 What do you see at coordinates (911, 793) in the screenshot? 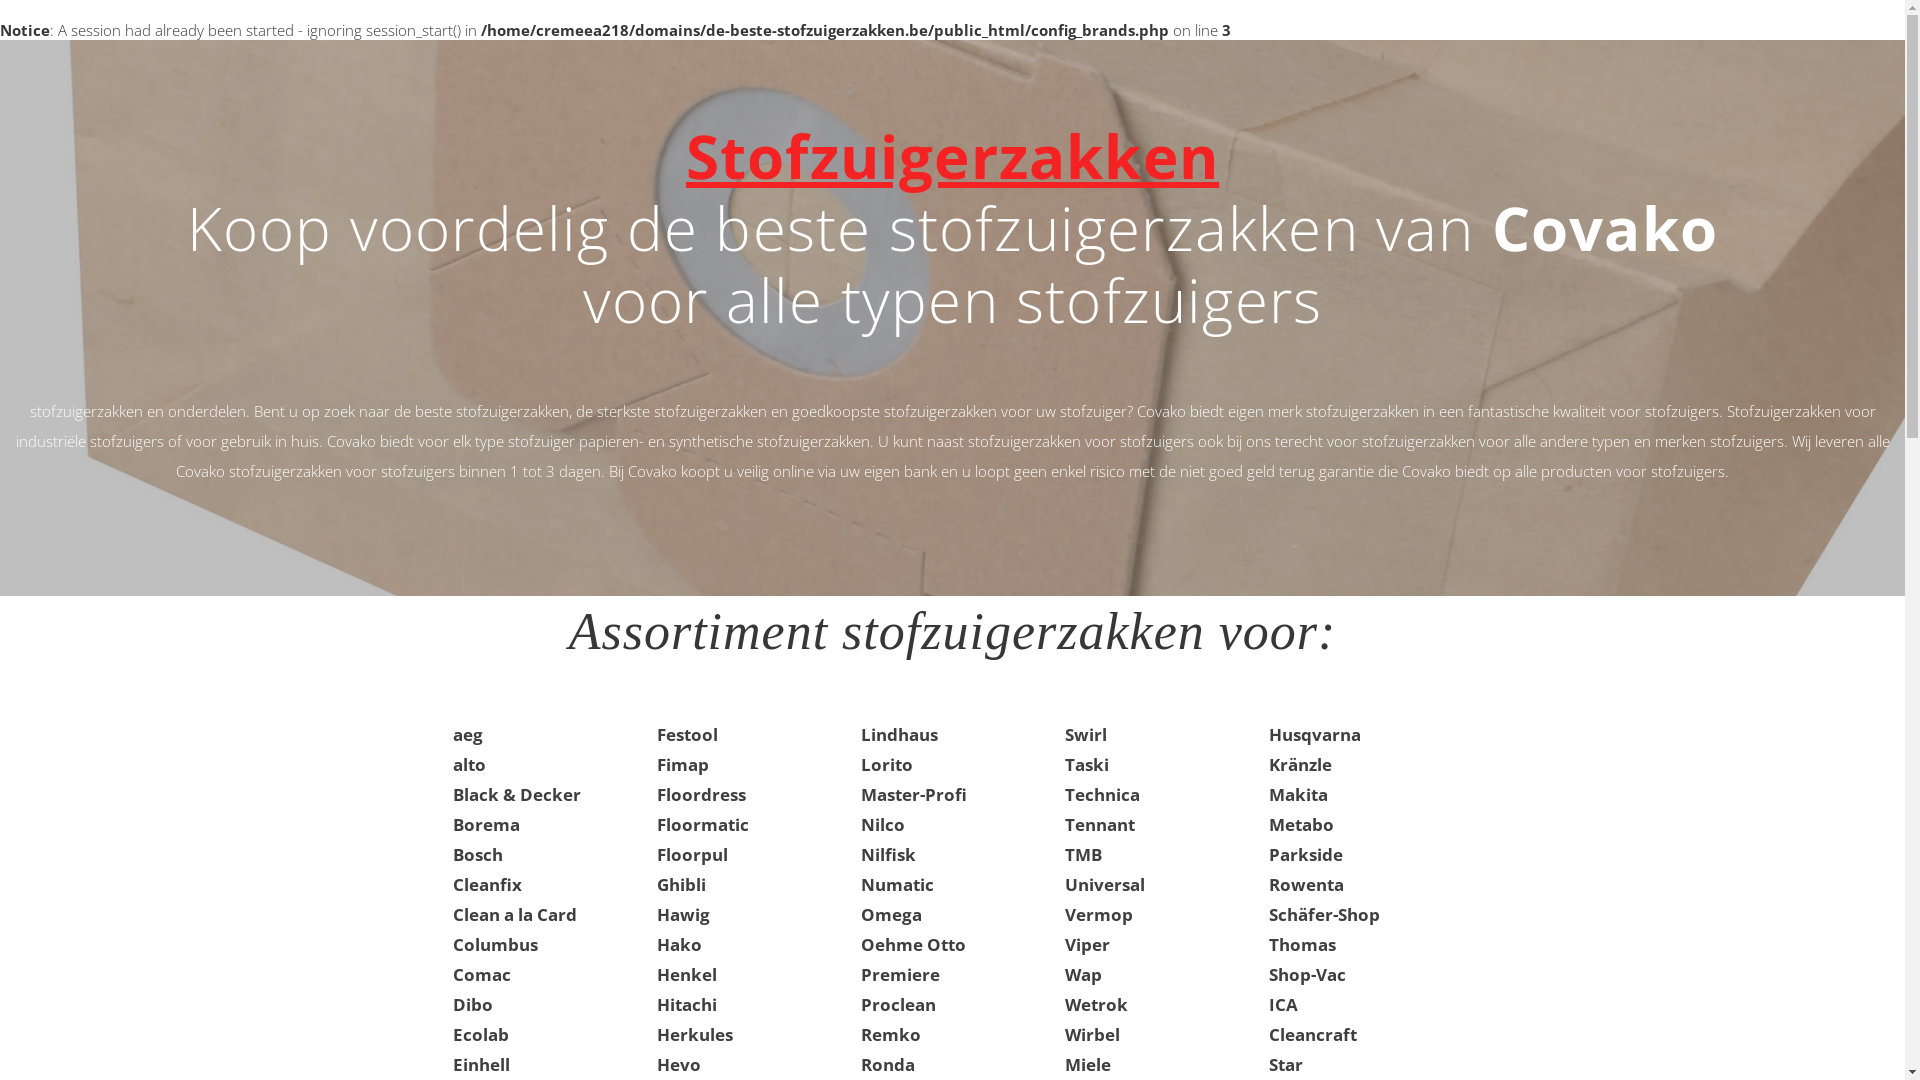
I see `'Master-Profi'` at bounding box center [911, 793].